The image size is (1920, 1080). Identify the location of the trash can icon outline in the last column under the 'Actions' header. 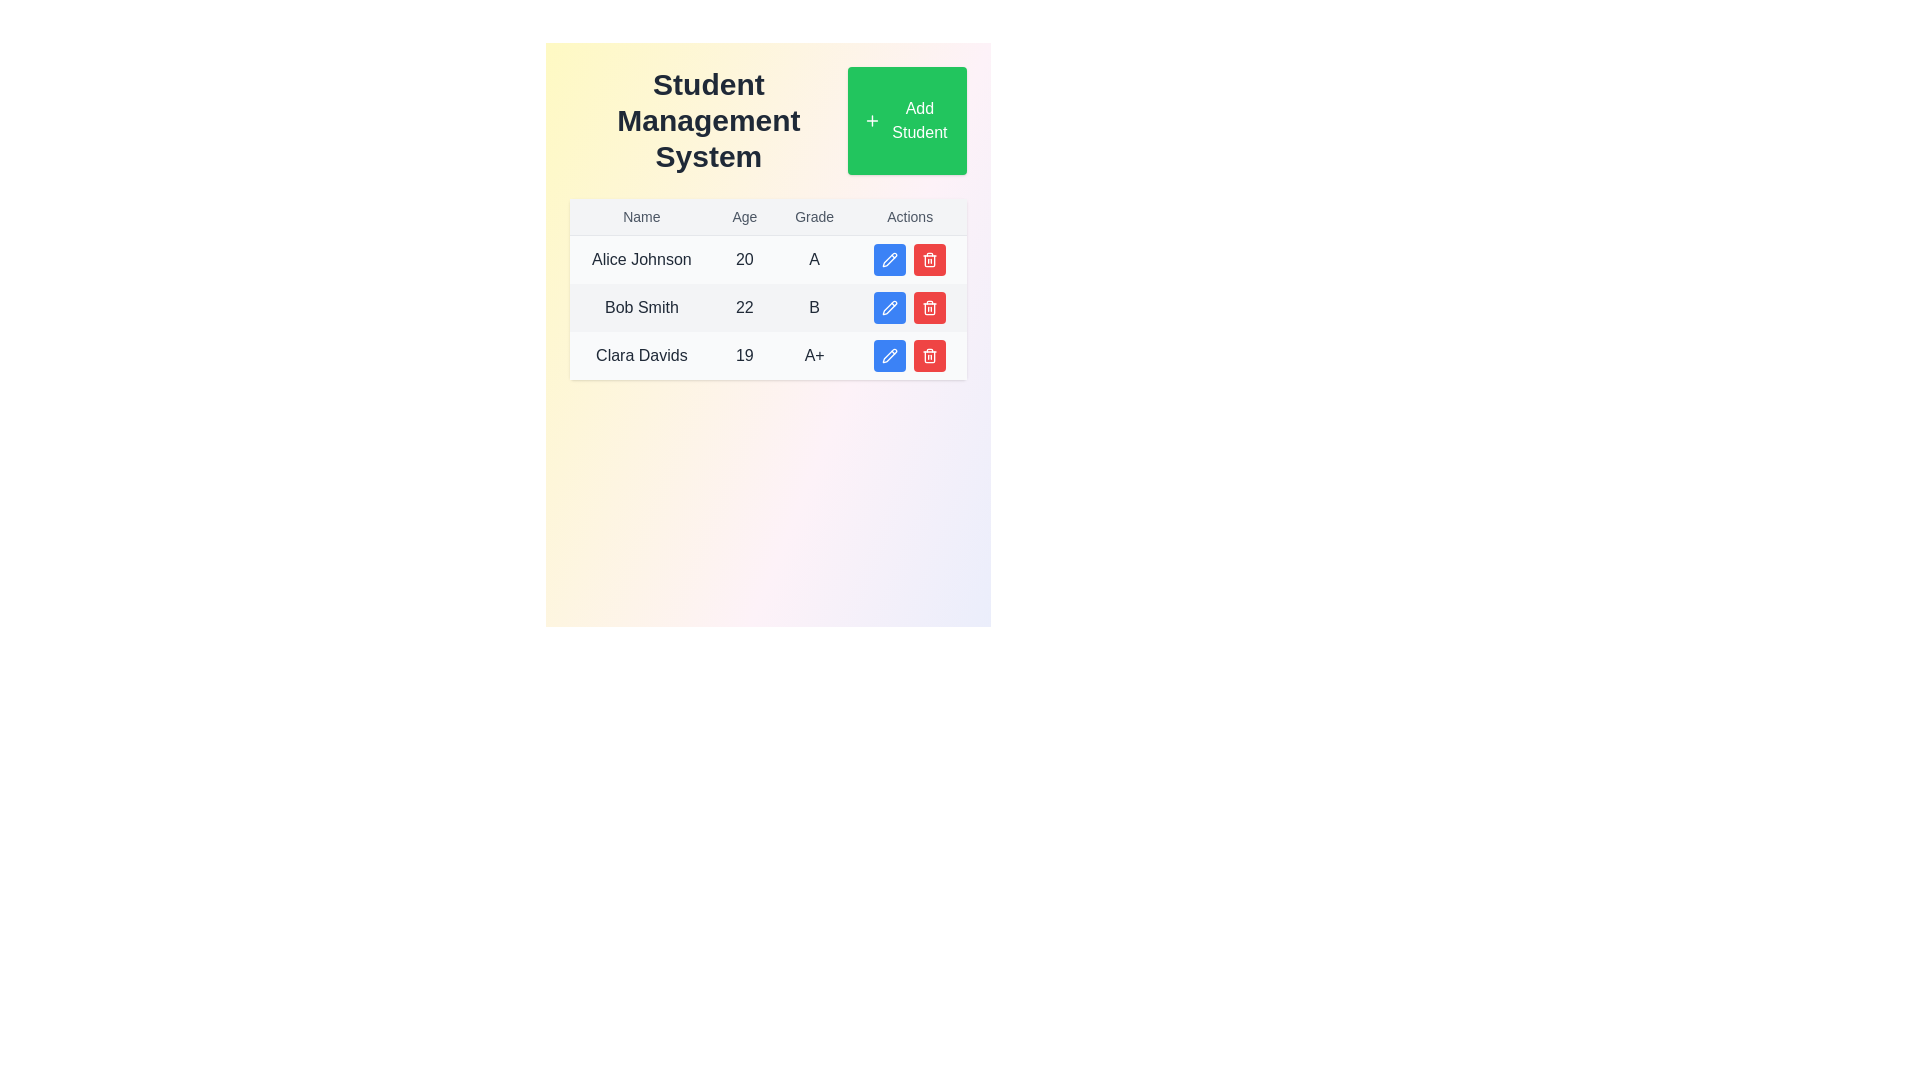
(929, 356).